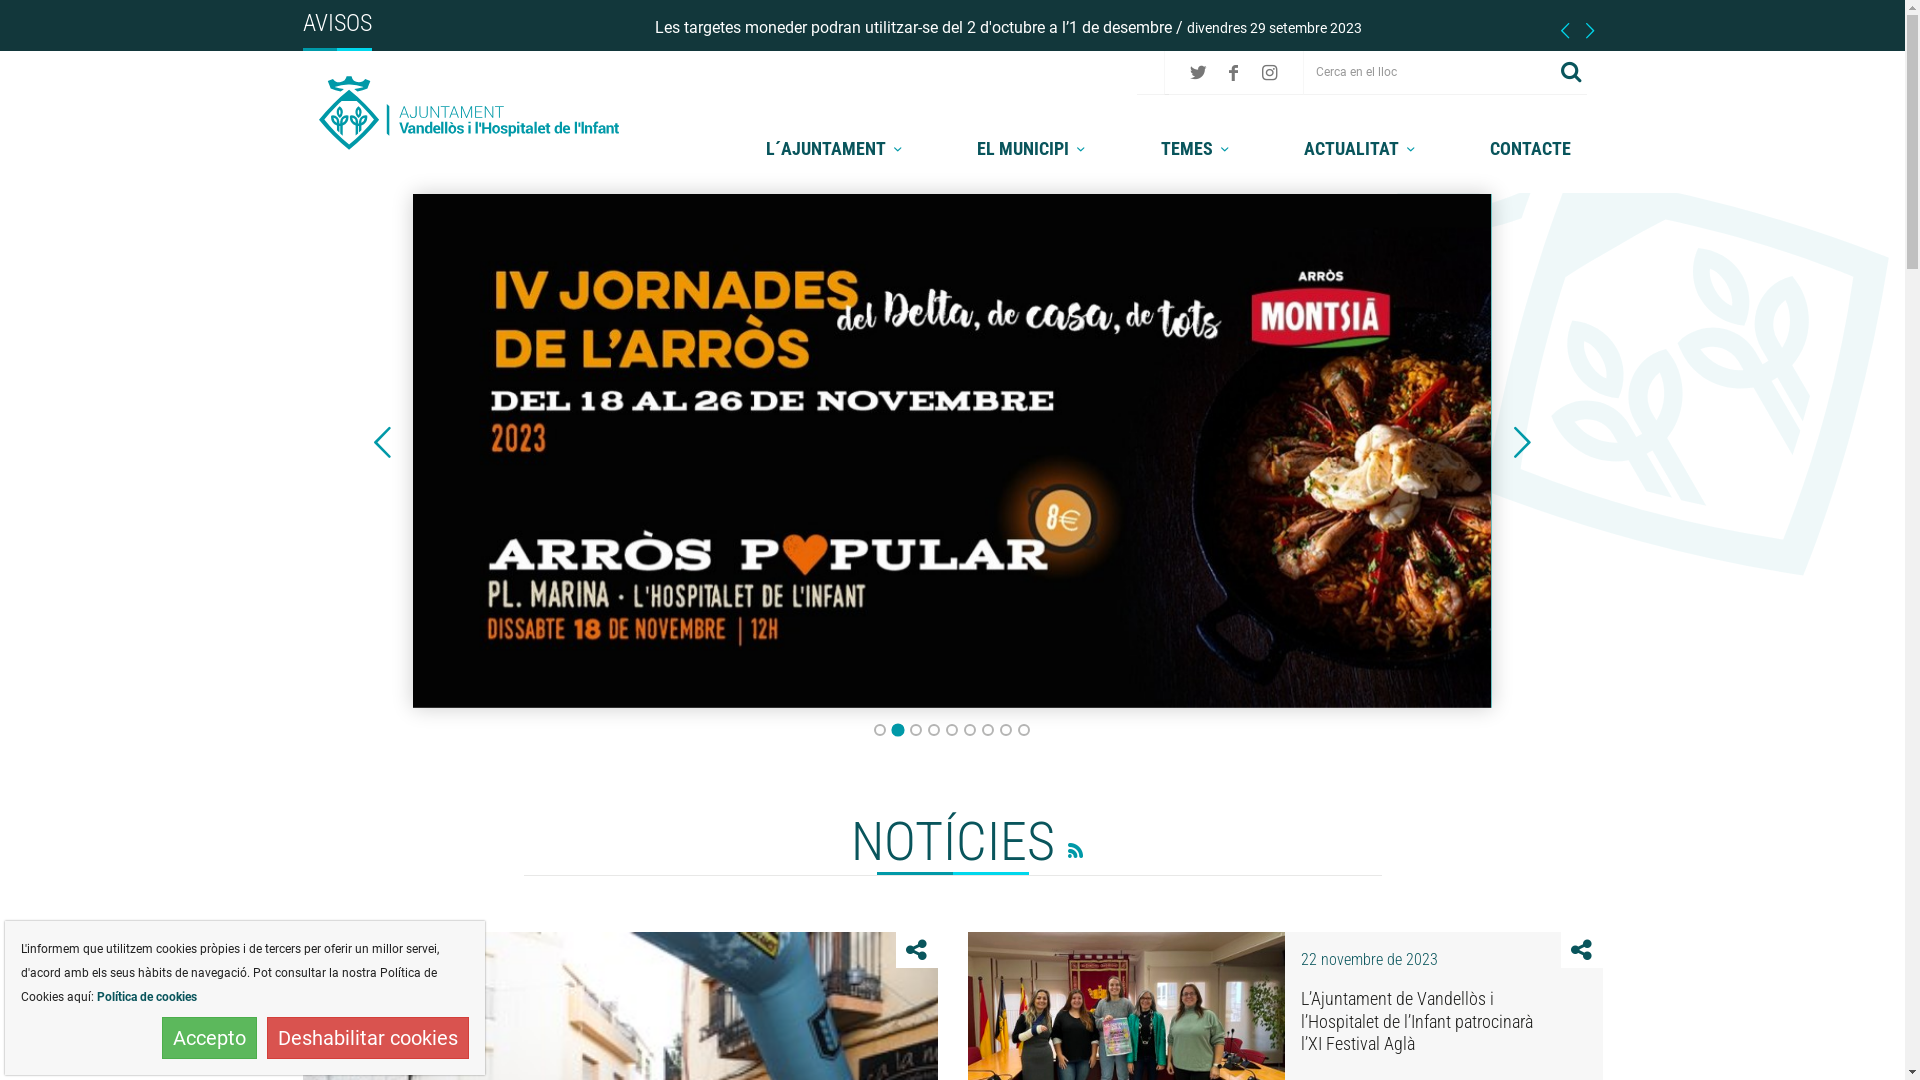 This screenshot has width=1920, height=1080. What do you see at coordinates (1033, 147) in the screenshot?
I see `'EL MUNICIPI'` at bounding box center [1033, 147].